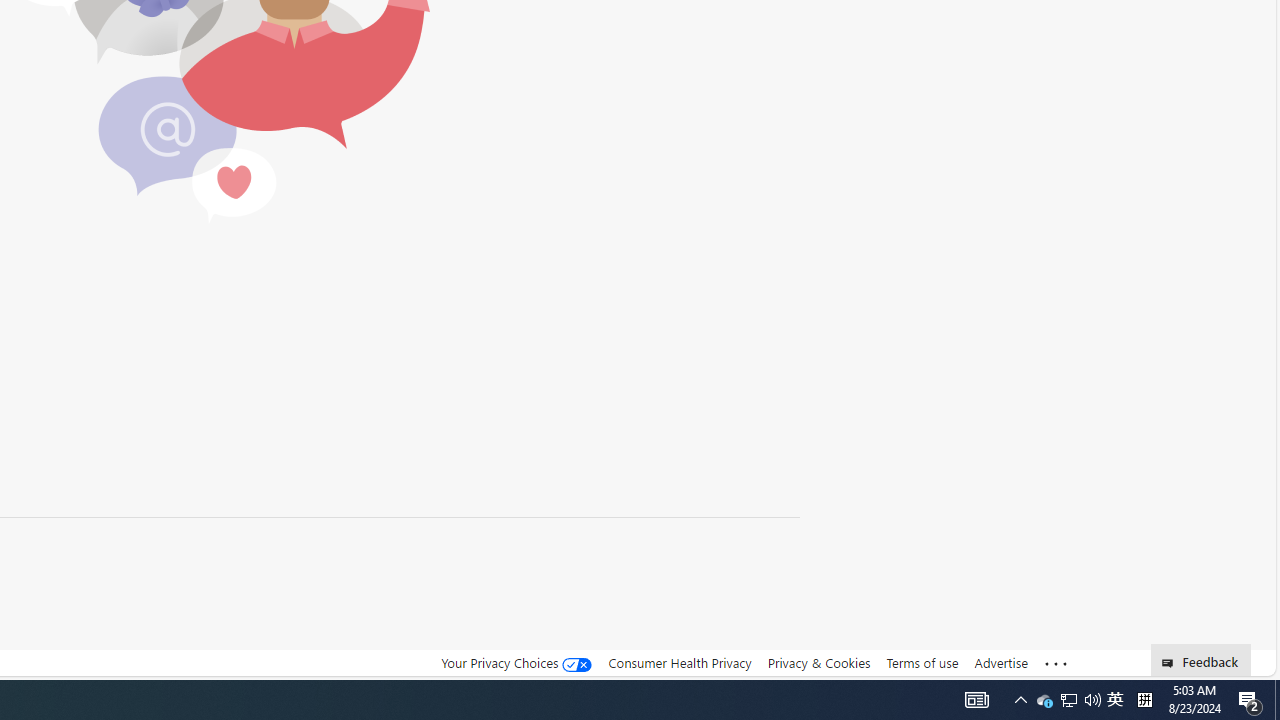  Describe the element at coordinates (1000, 663) in the screenshot. I see `'Advertise'` at that location.